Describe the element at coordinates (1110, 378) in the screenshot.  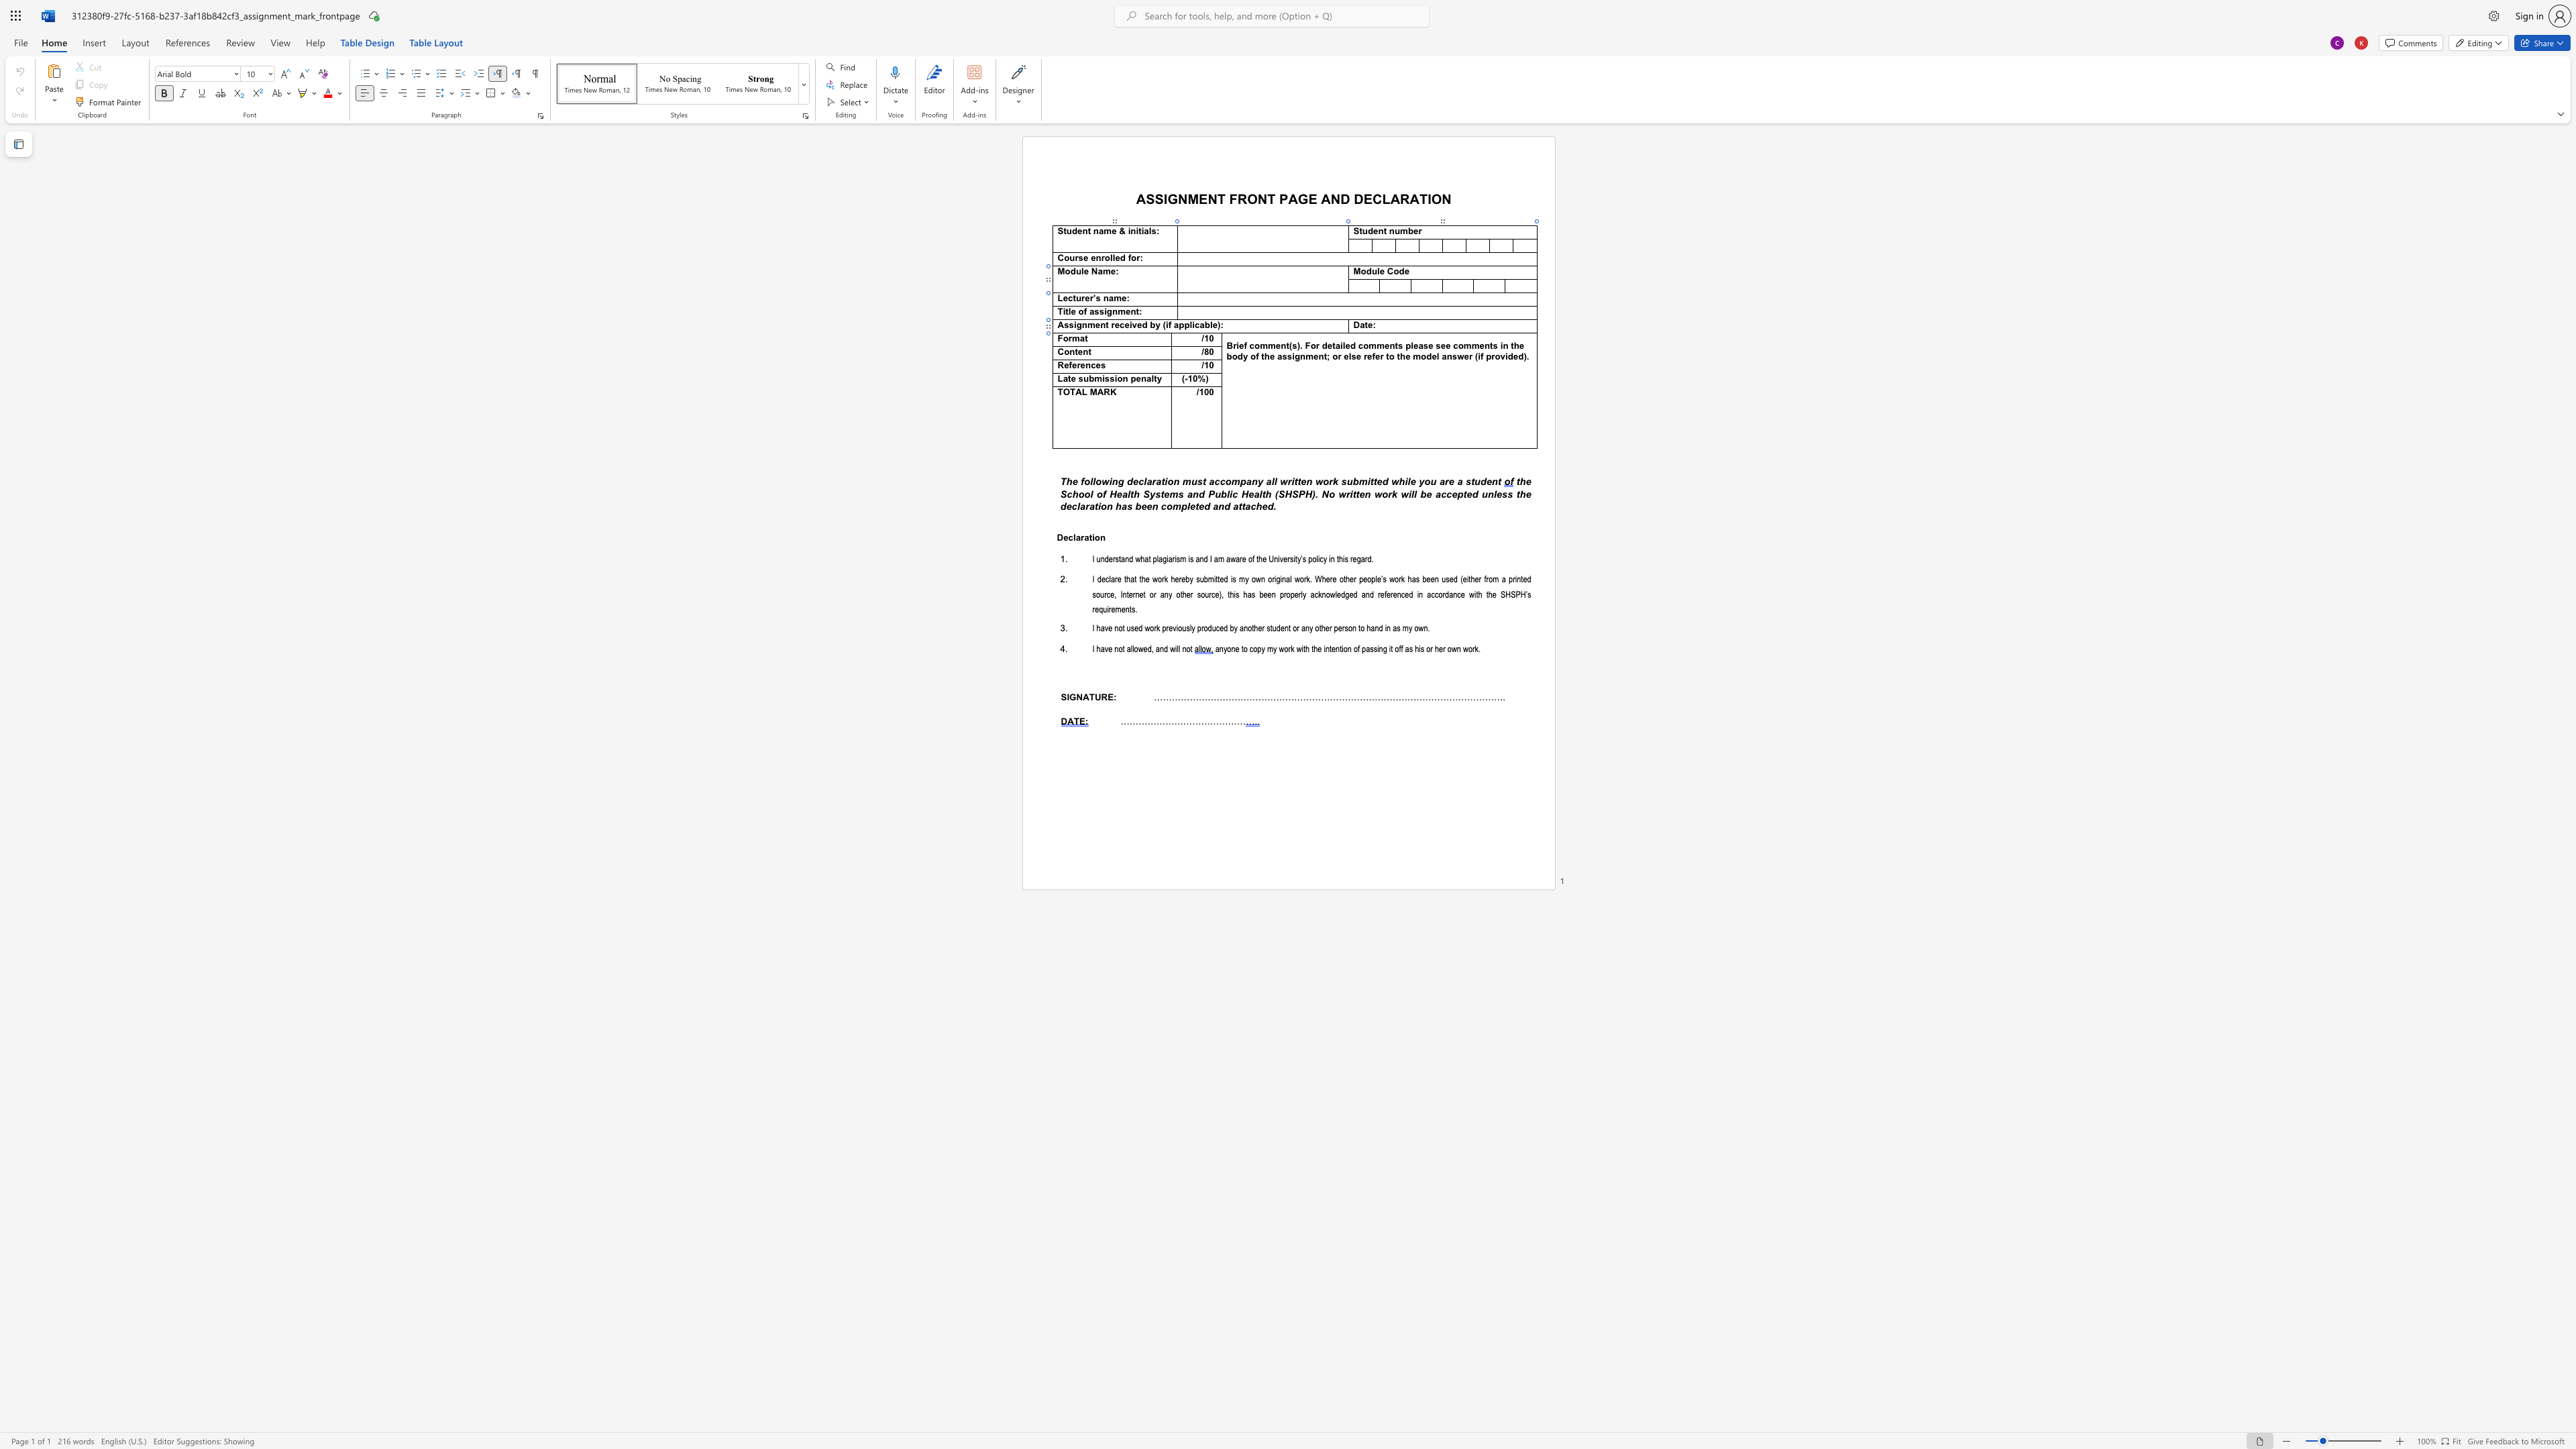
I see `the space between the continuous character "s" and "s" in the text` at that location.